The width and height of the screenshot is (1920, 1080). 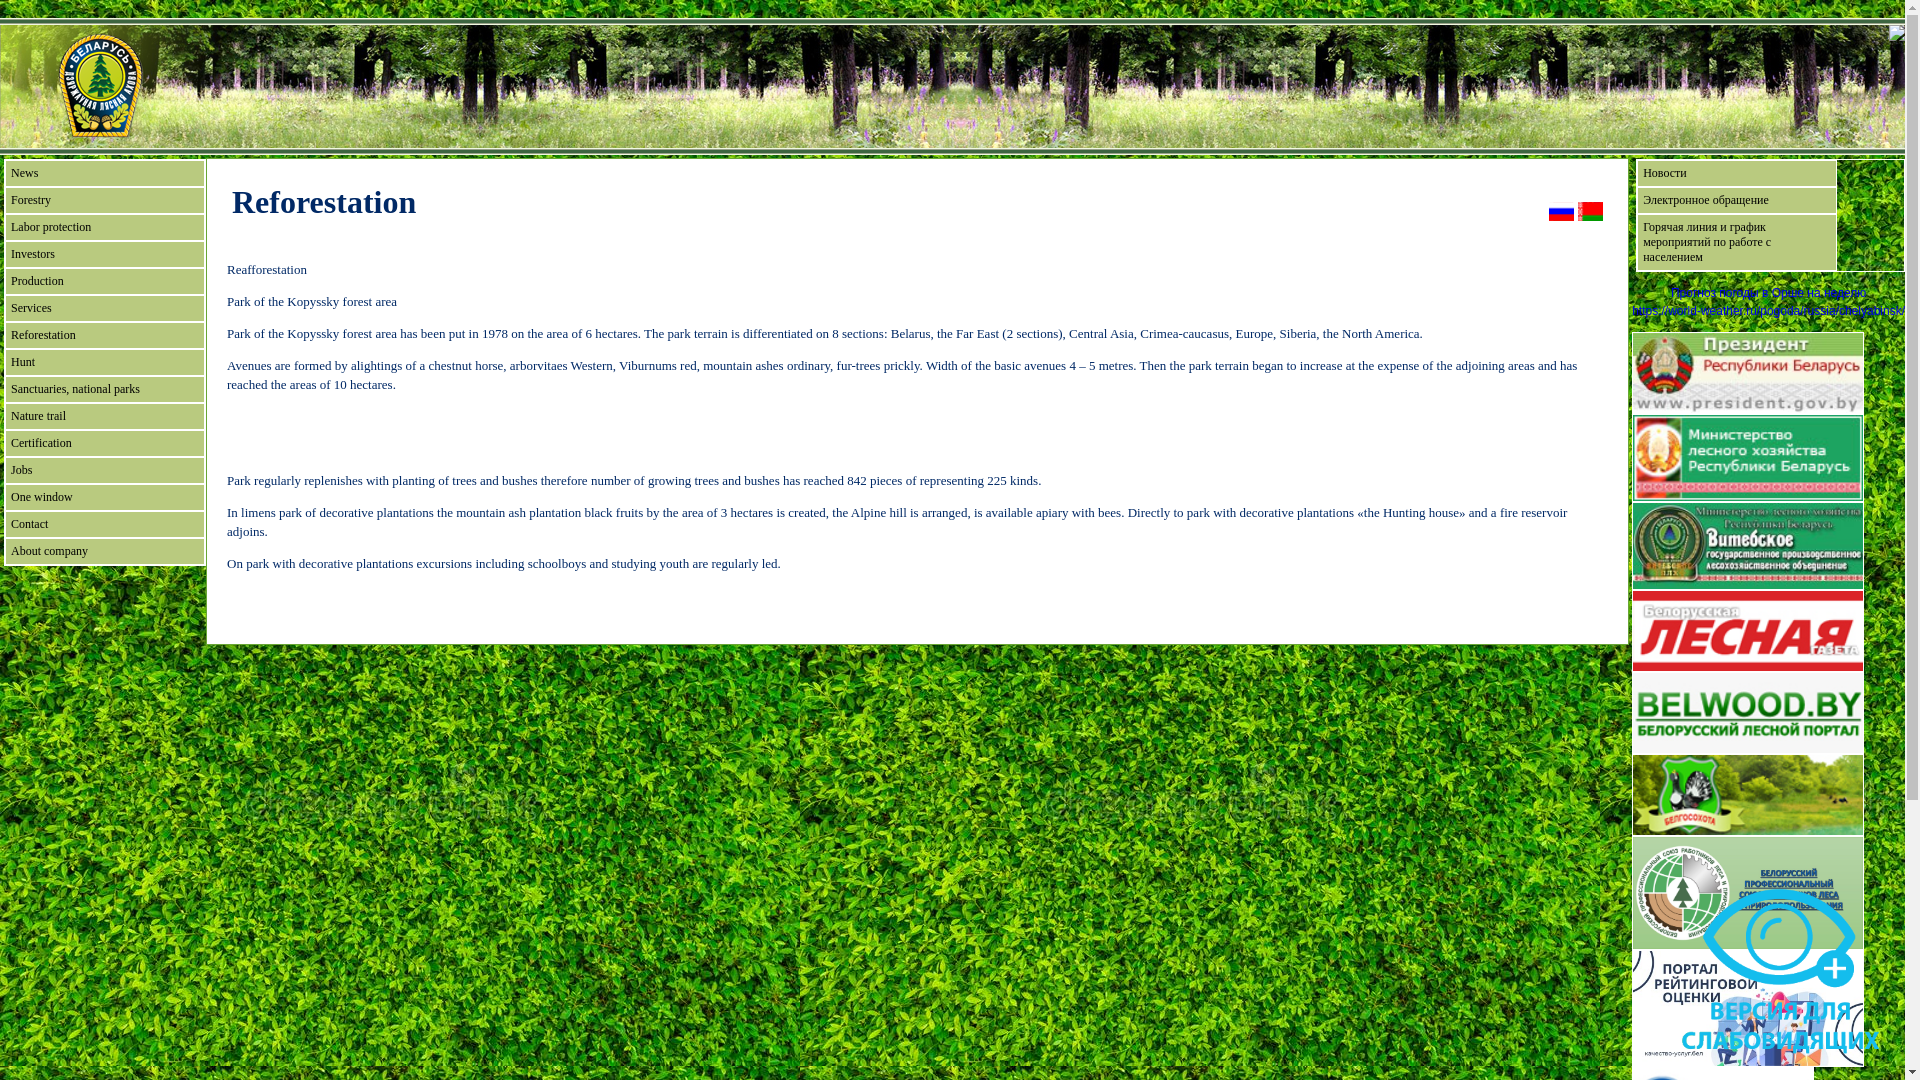 What do you see at coordinates (104, 172) in the screenshot?
I see `'News'` at bounding box center [104, 172].